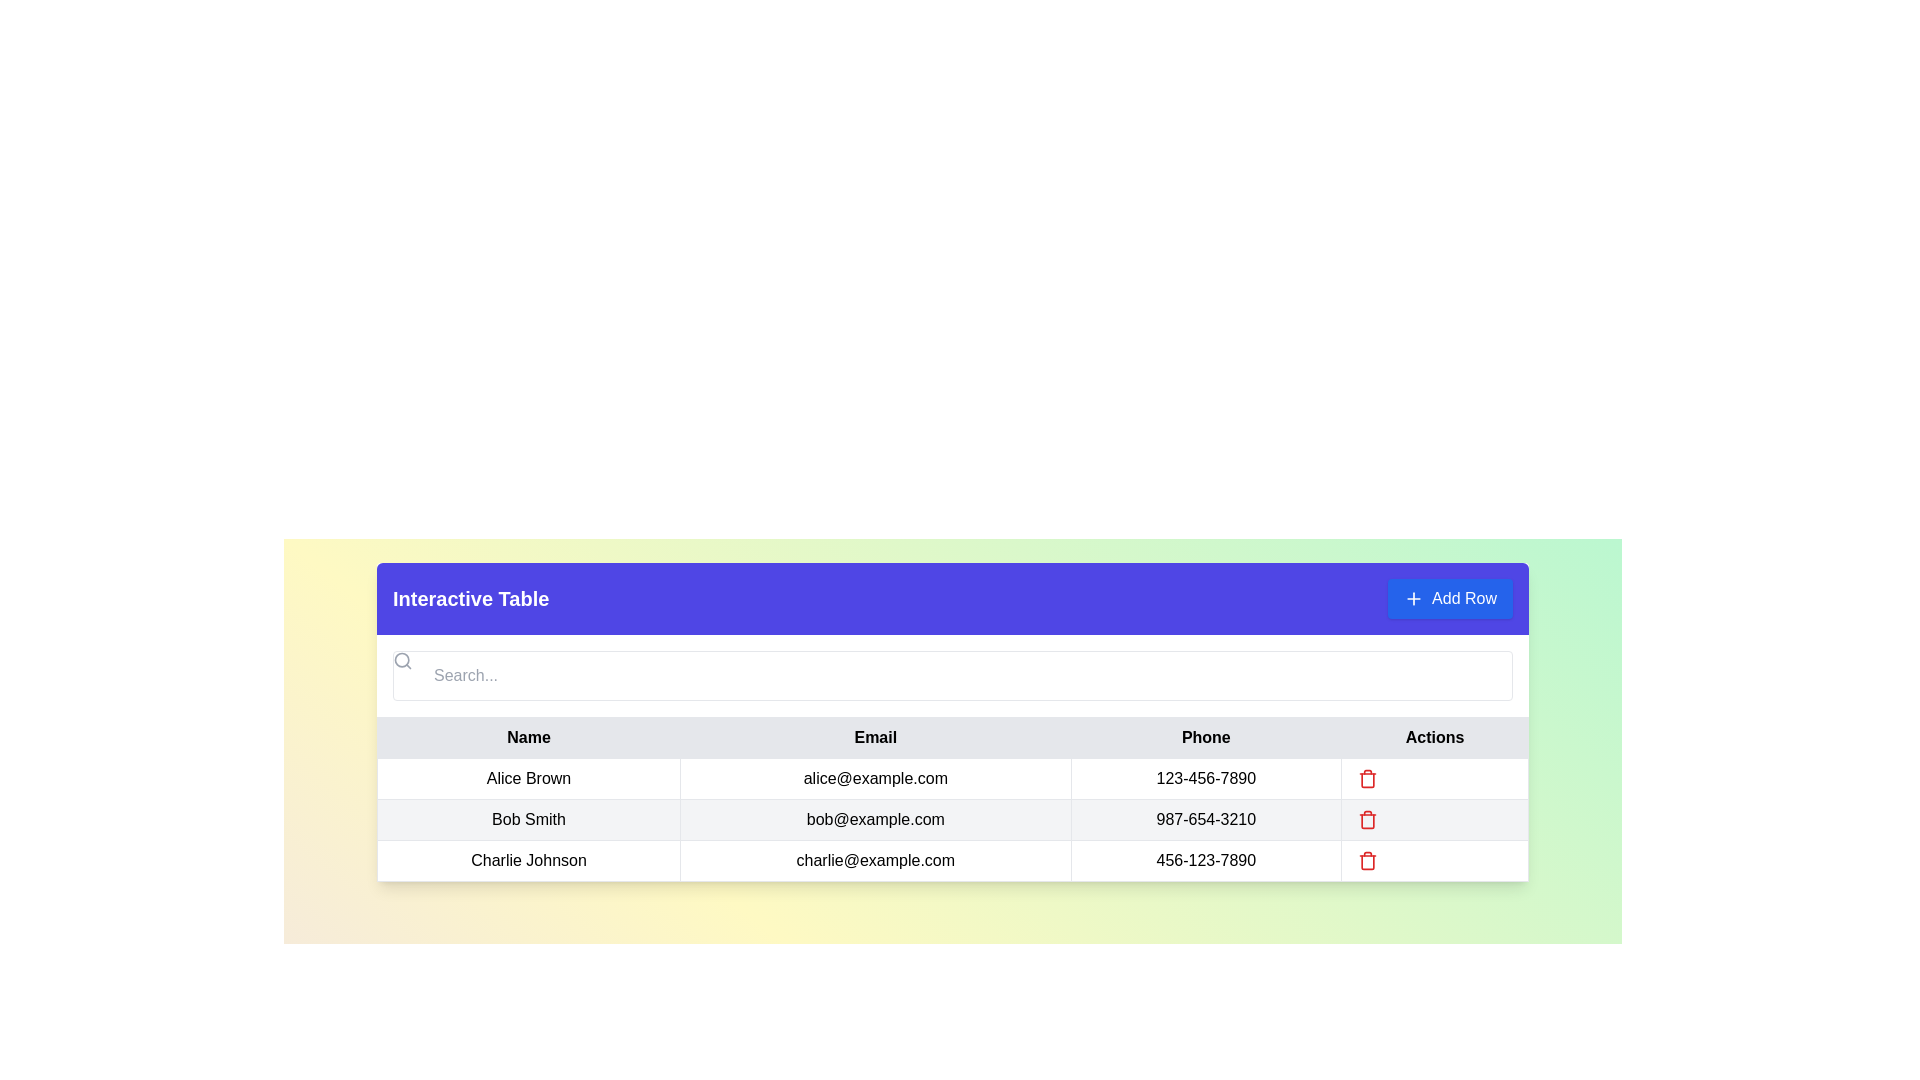 This screenshot has width=1920, height=1080. I want to click on the first row entry in the table containing information about 'Alice Brown', which includes the name, email, and phone number, so click(952, 778).